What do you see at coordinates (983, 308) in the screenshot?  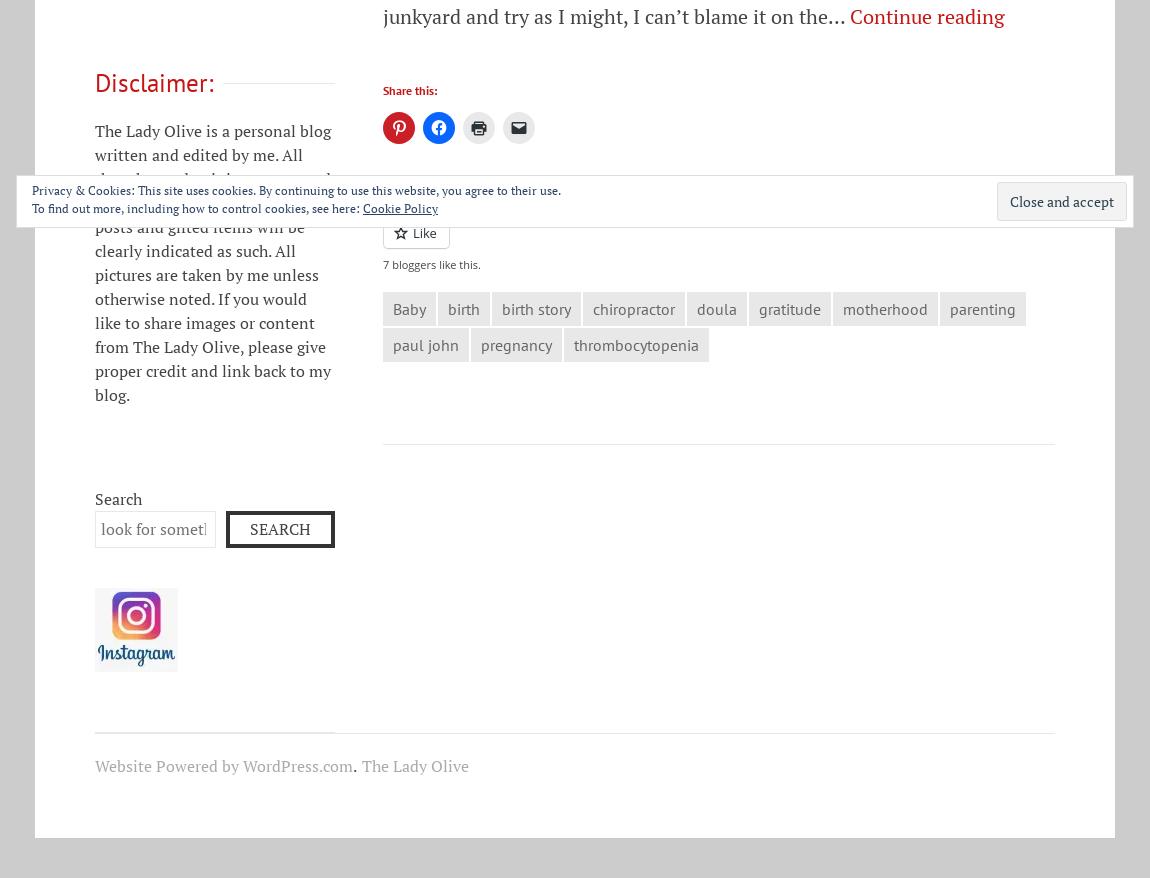 I see `'parenting'` at bounding box center [983, 308].